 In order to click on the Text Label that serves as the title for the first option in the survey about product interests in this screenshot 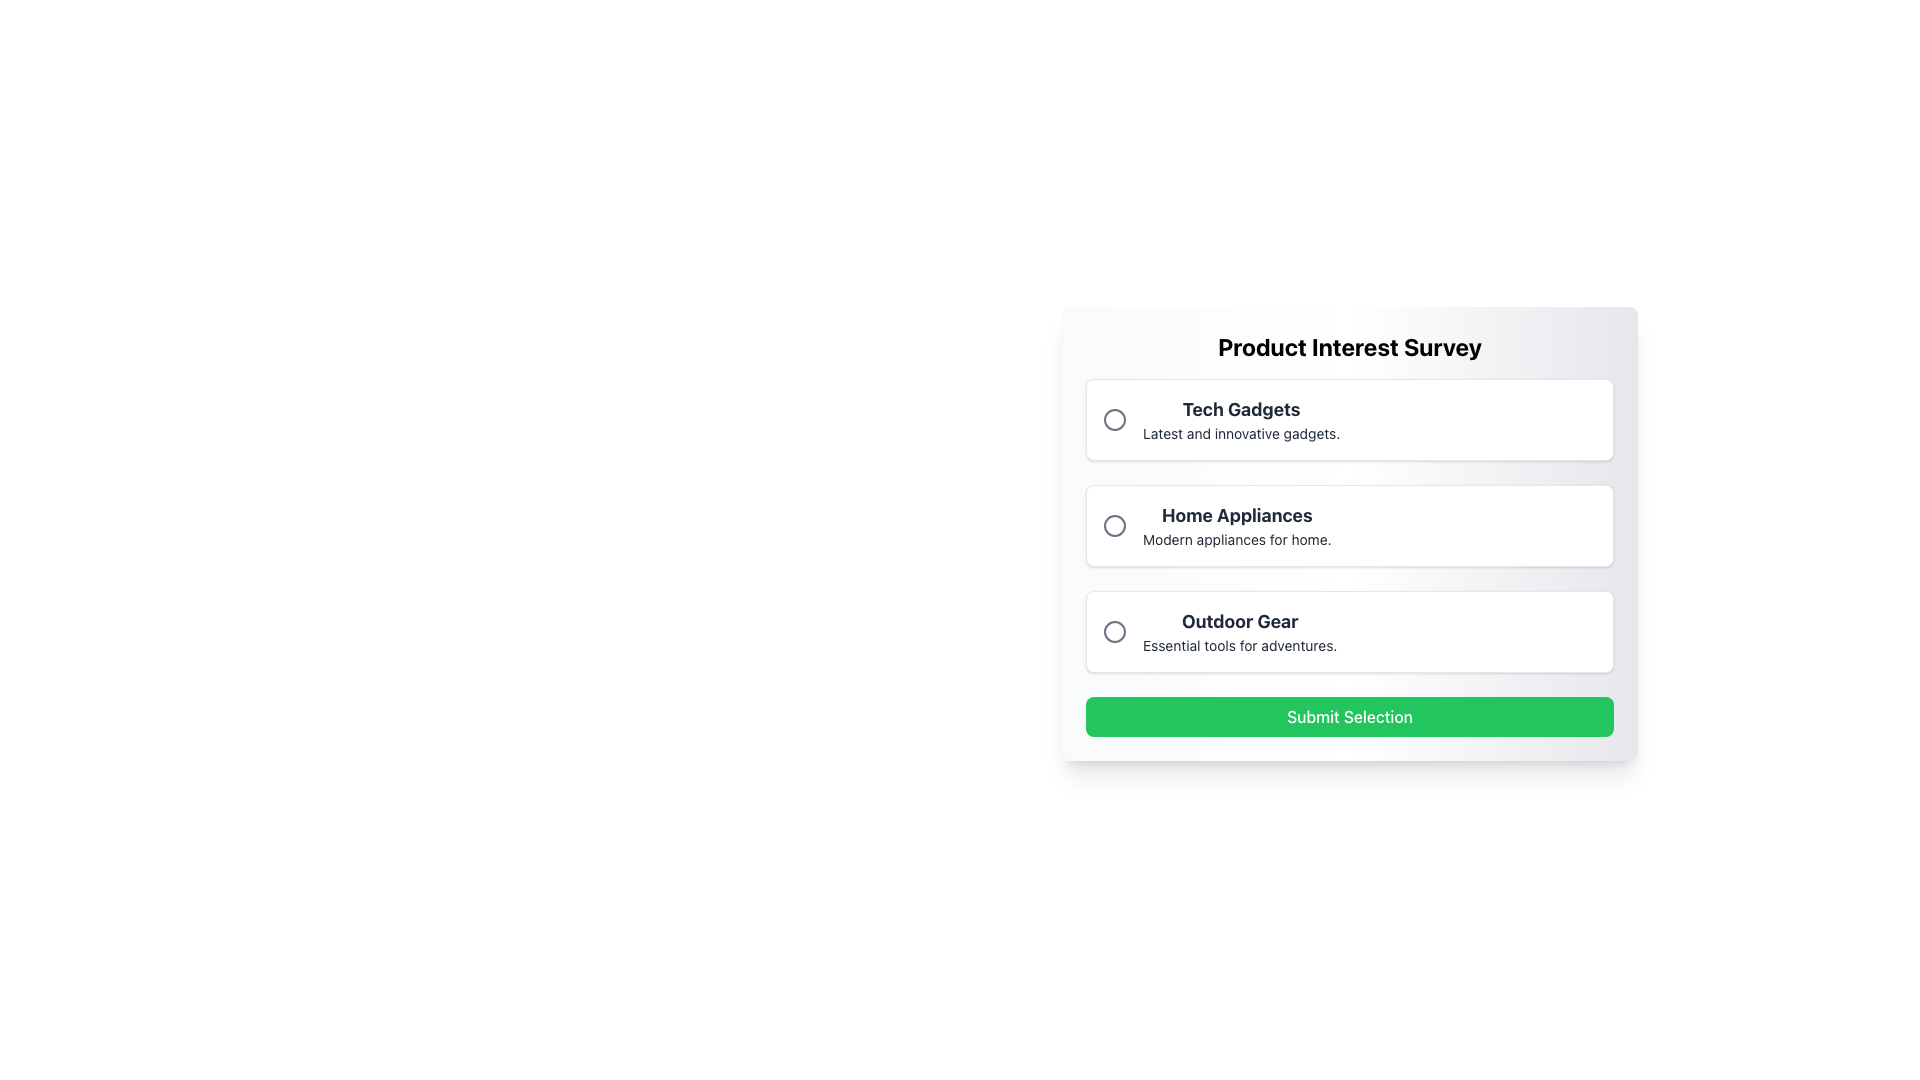, I will do `click(1240, 408)`.